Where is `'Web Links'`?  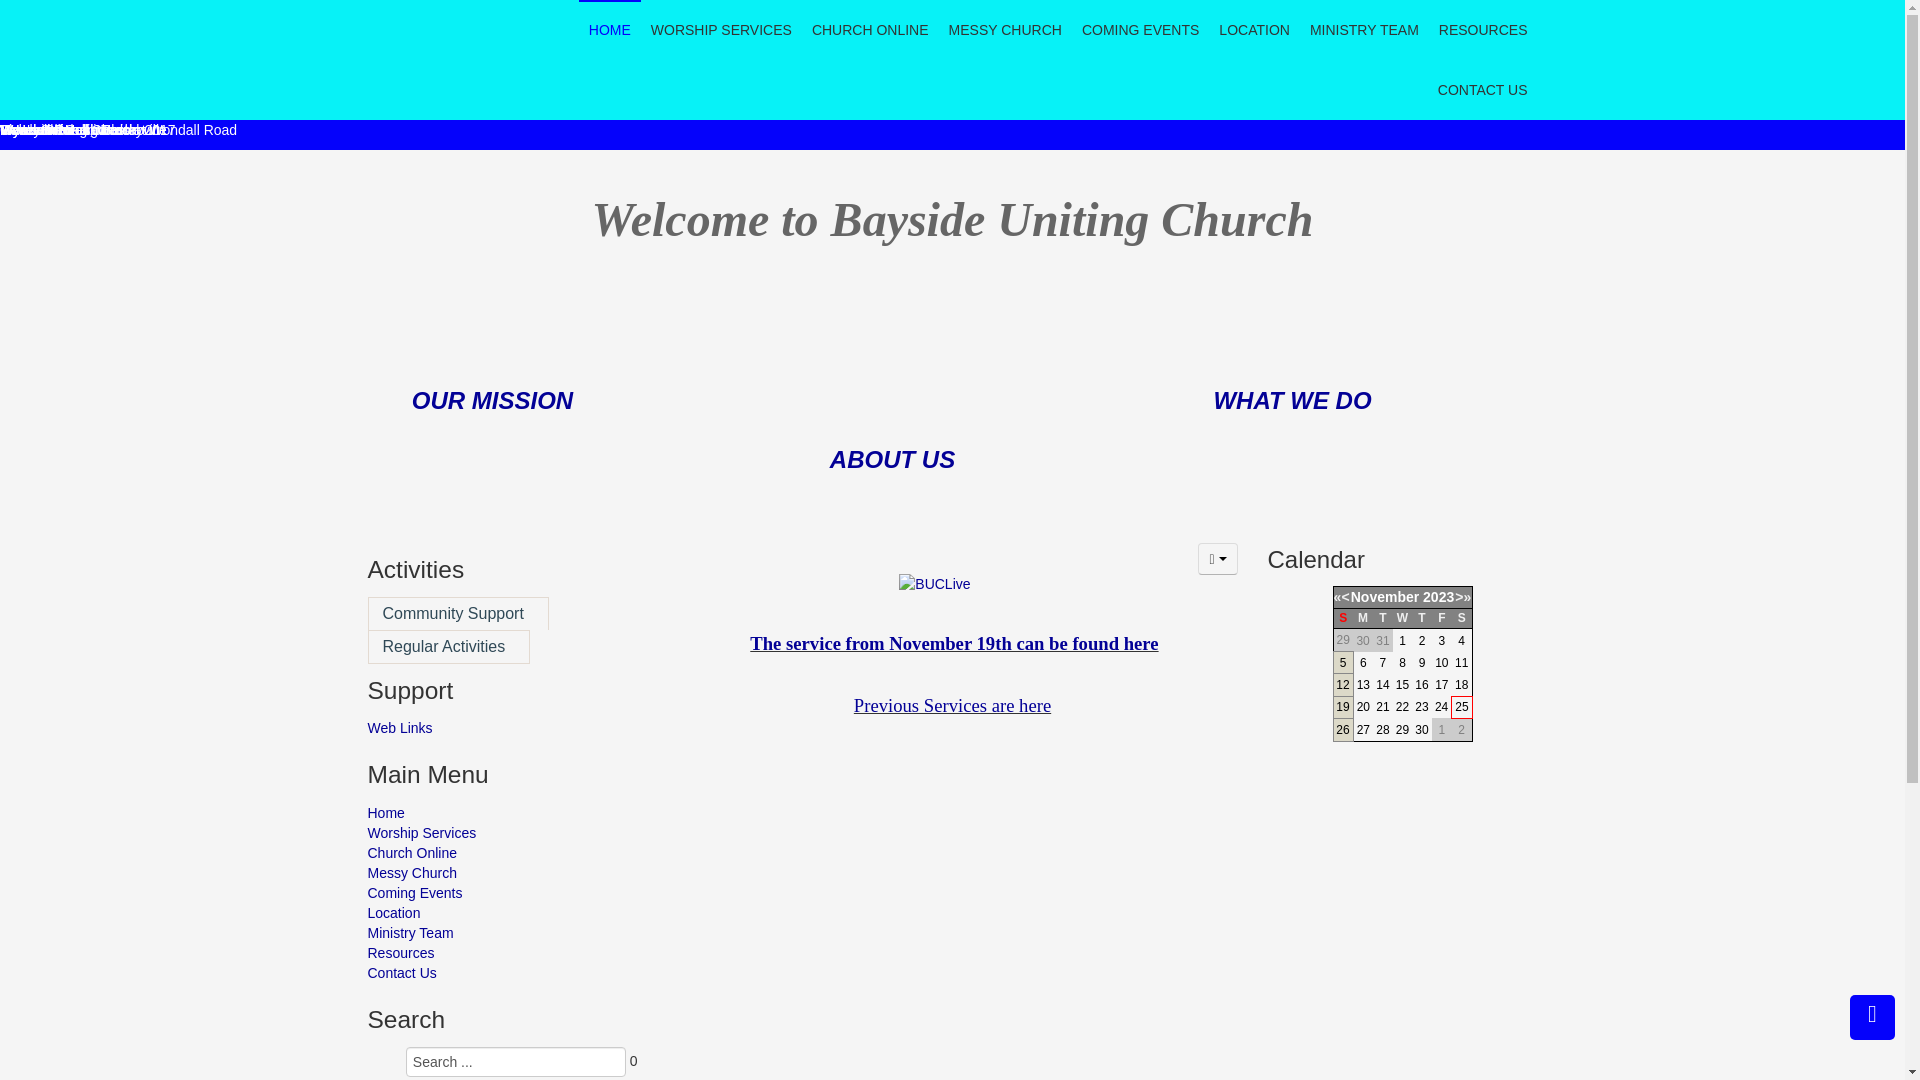
'Web Links' is located at coordinates (368, 728).